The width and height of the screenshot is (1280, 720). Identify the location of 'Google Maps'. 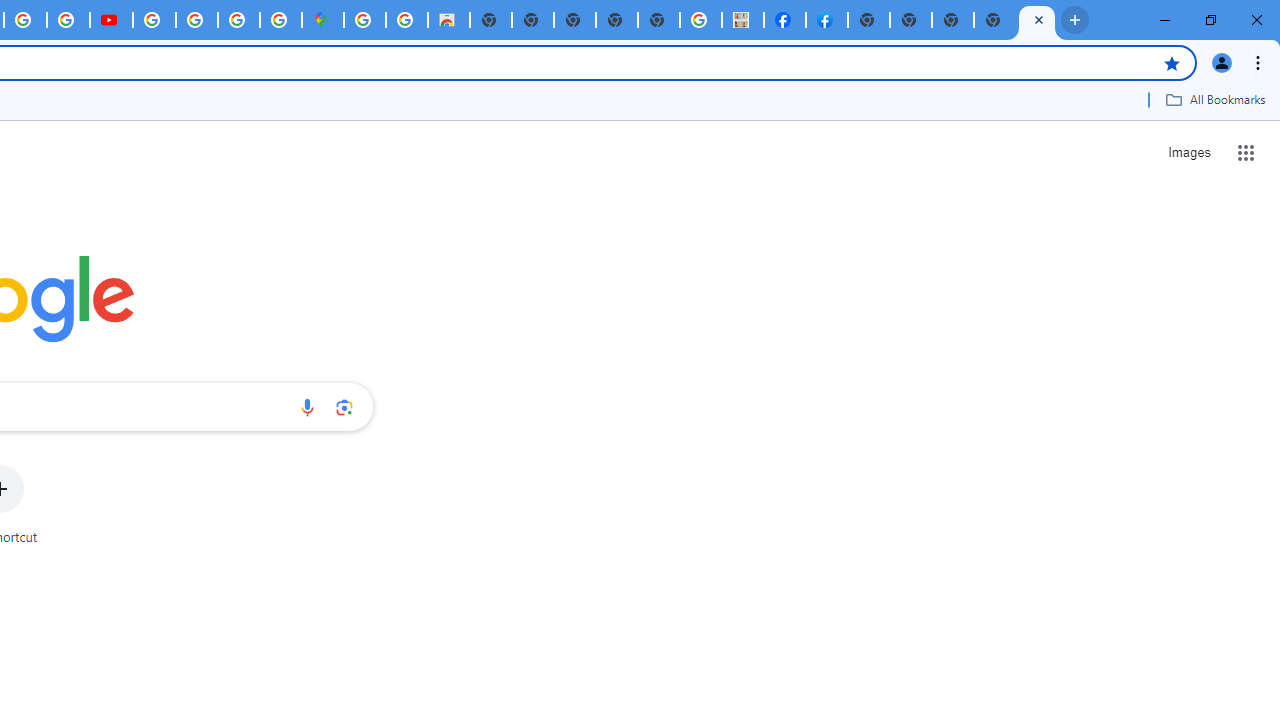
(323, 20).